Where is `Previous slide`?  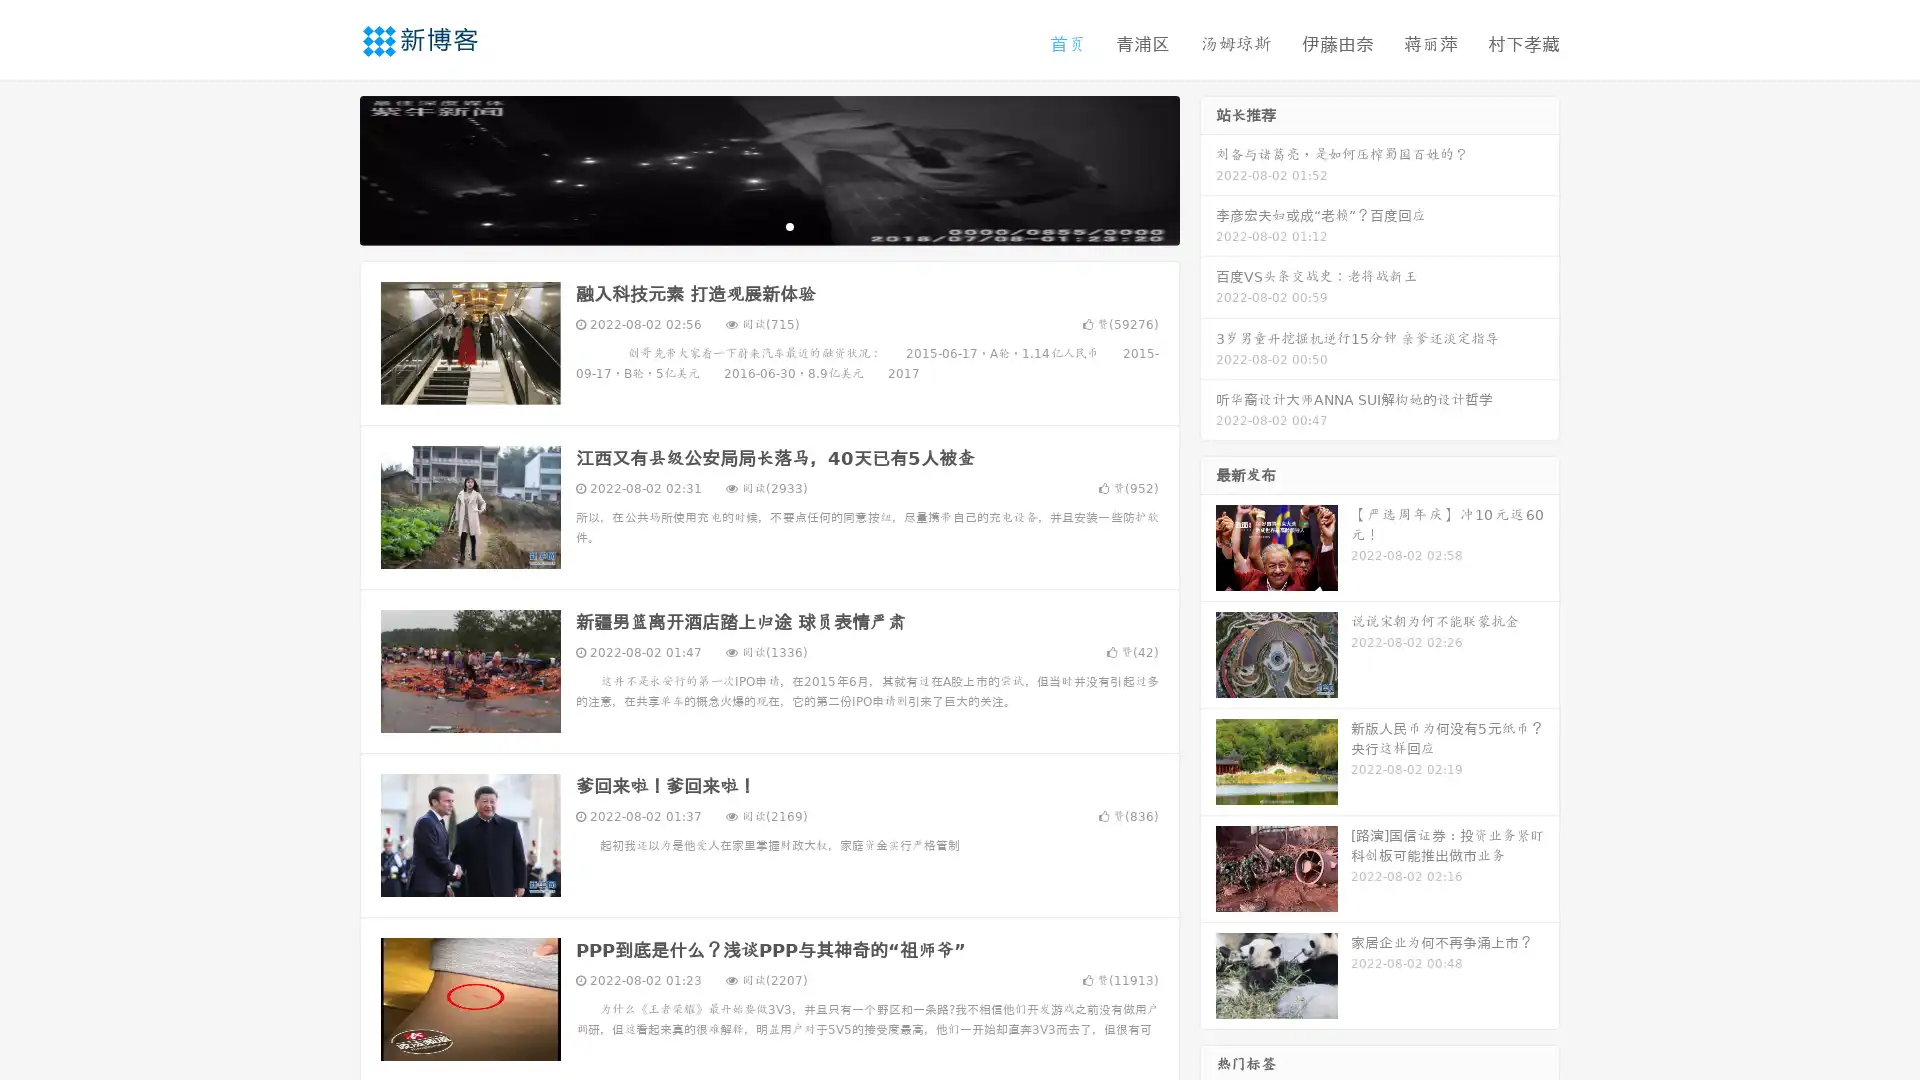
Previous slide is located at coordinates (330, 168).